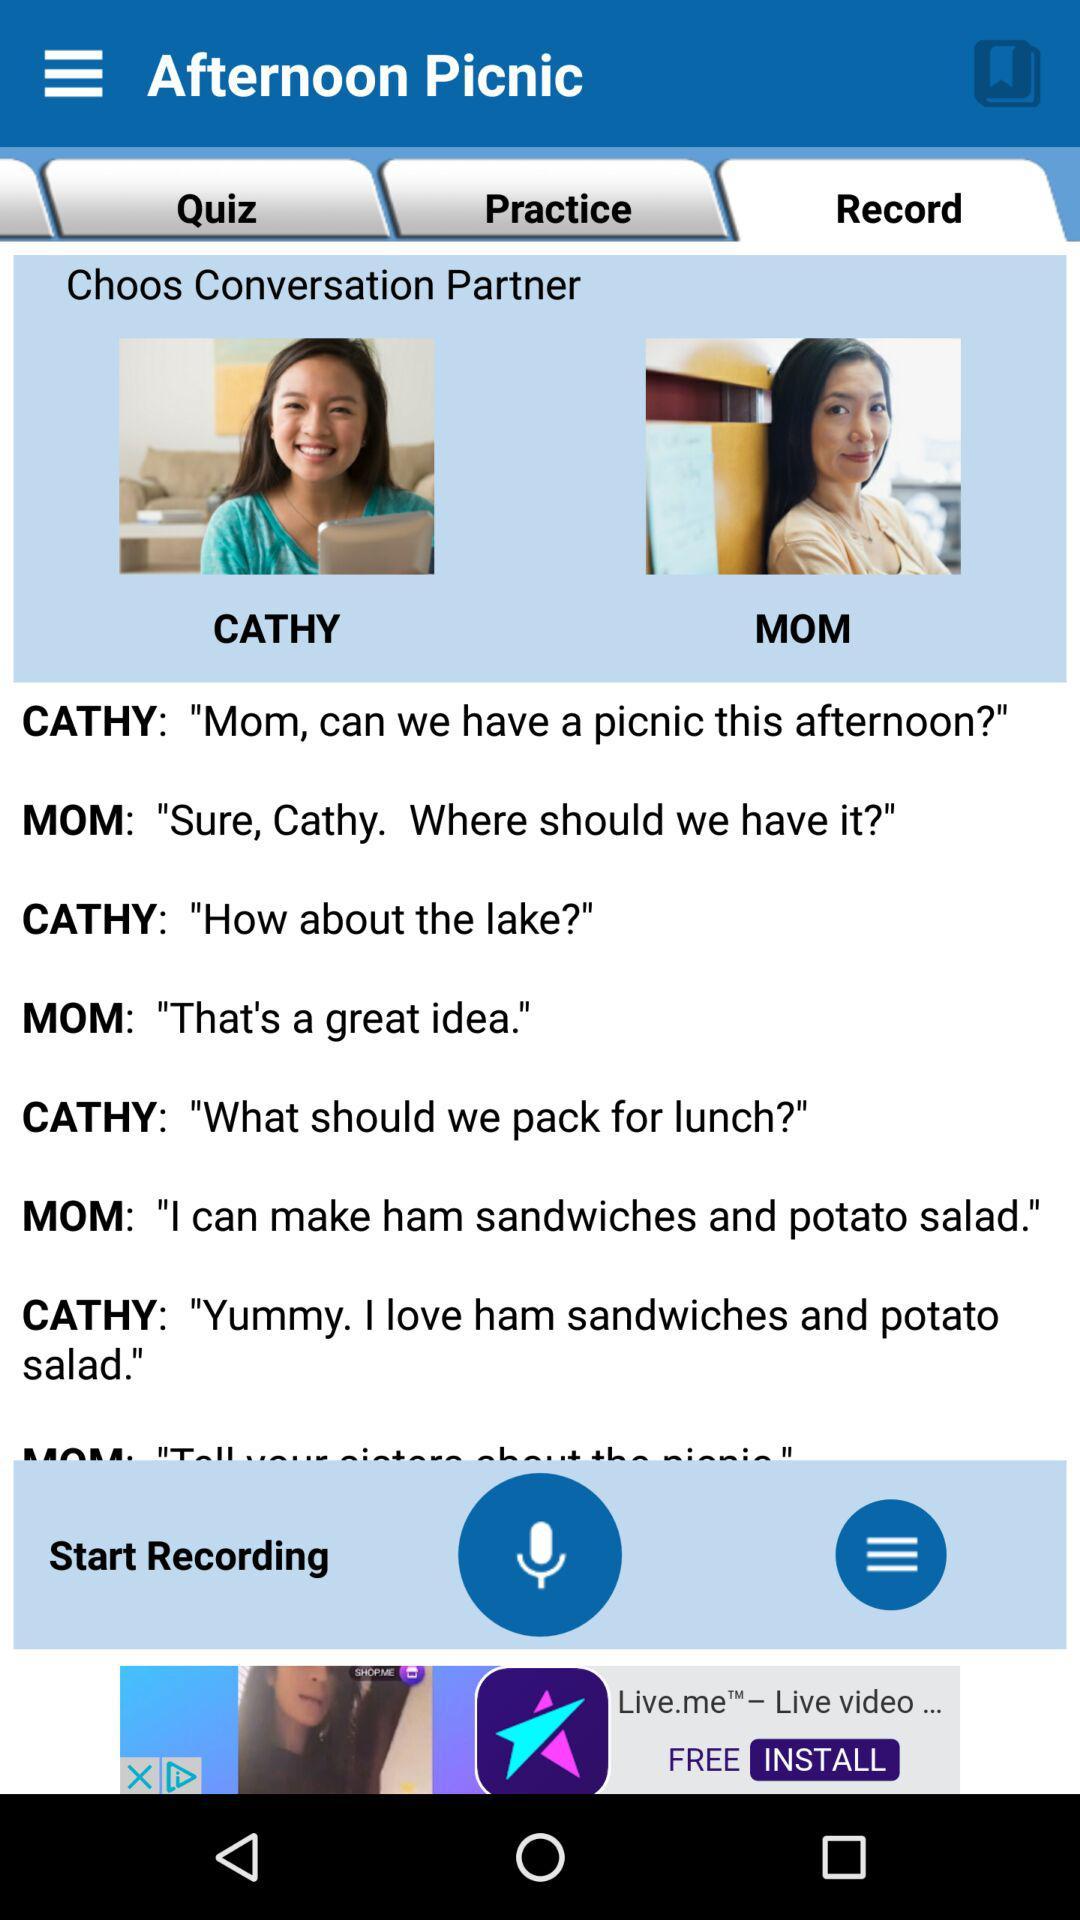 This screenshot has height=1920, width=1080. Describe the element at coordinates (890, 1553) in the screenshot. I see `menu` at that location.